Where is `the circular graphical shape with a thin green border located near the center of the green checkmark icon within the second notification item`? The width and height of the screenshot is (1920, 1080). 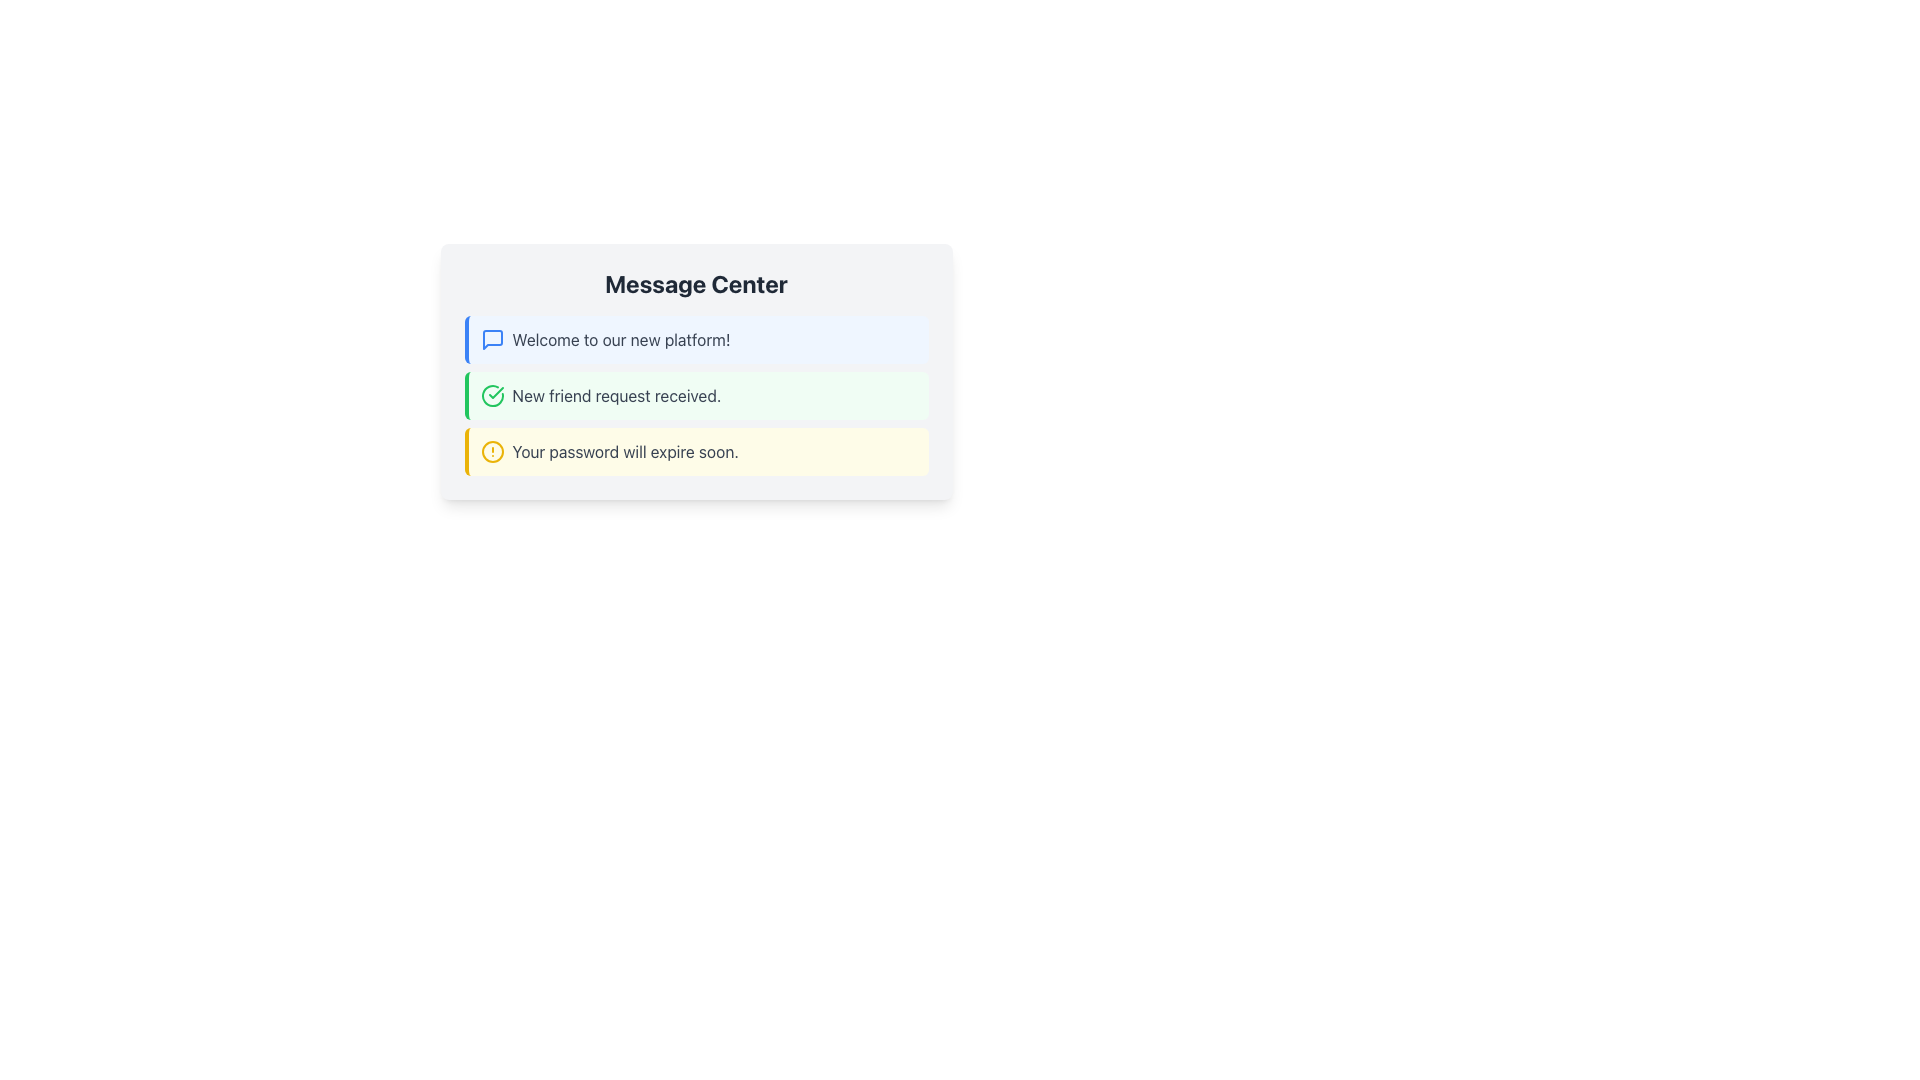 the circular graphical shape with a thin green border located near the center of the green checkmark icon within the second notification item is located at coordinates (492, 396).